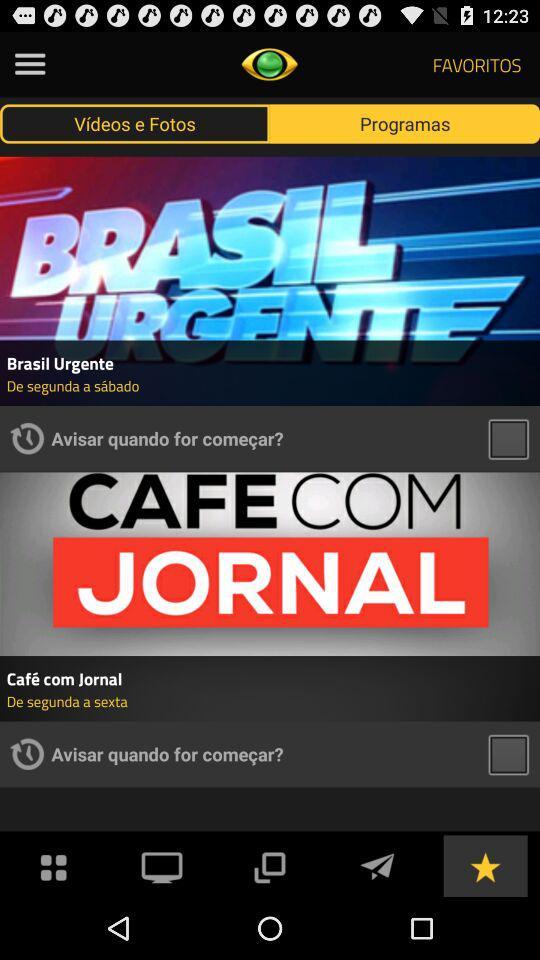 The width and height of the screenshot is (540, 960). What do you see at coordinates (161, 864) in the screenshot?
I see `live tv` at bounding box center [161, 864].